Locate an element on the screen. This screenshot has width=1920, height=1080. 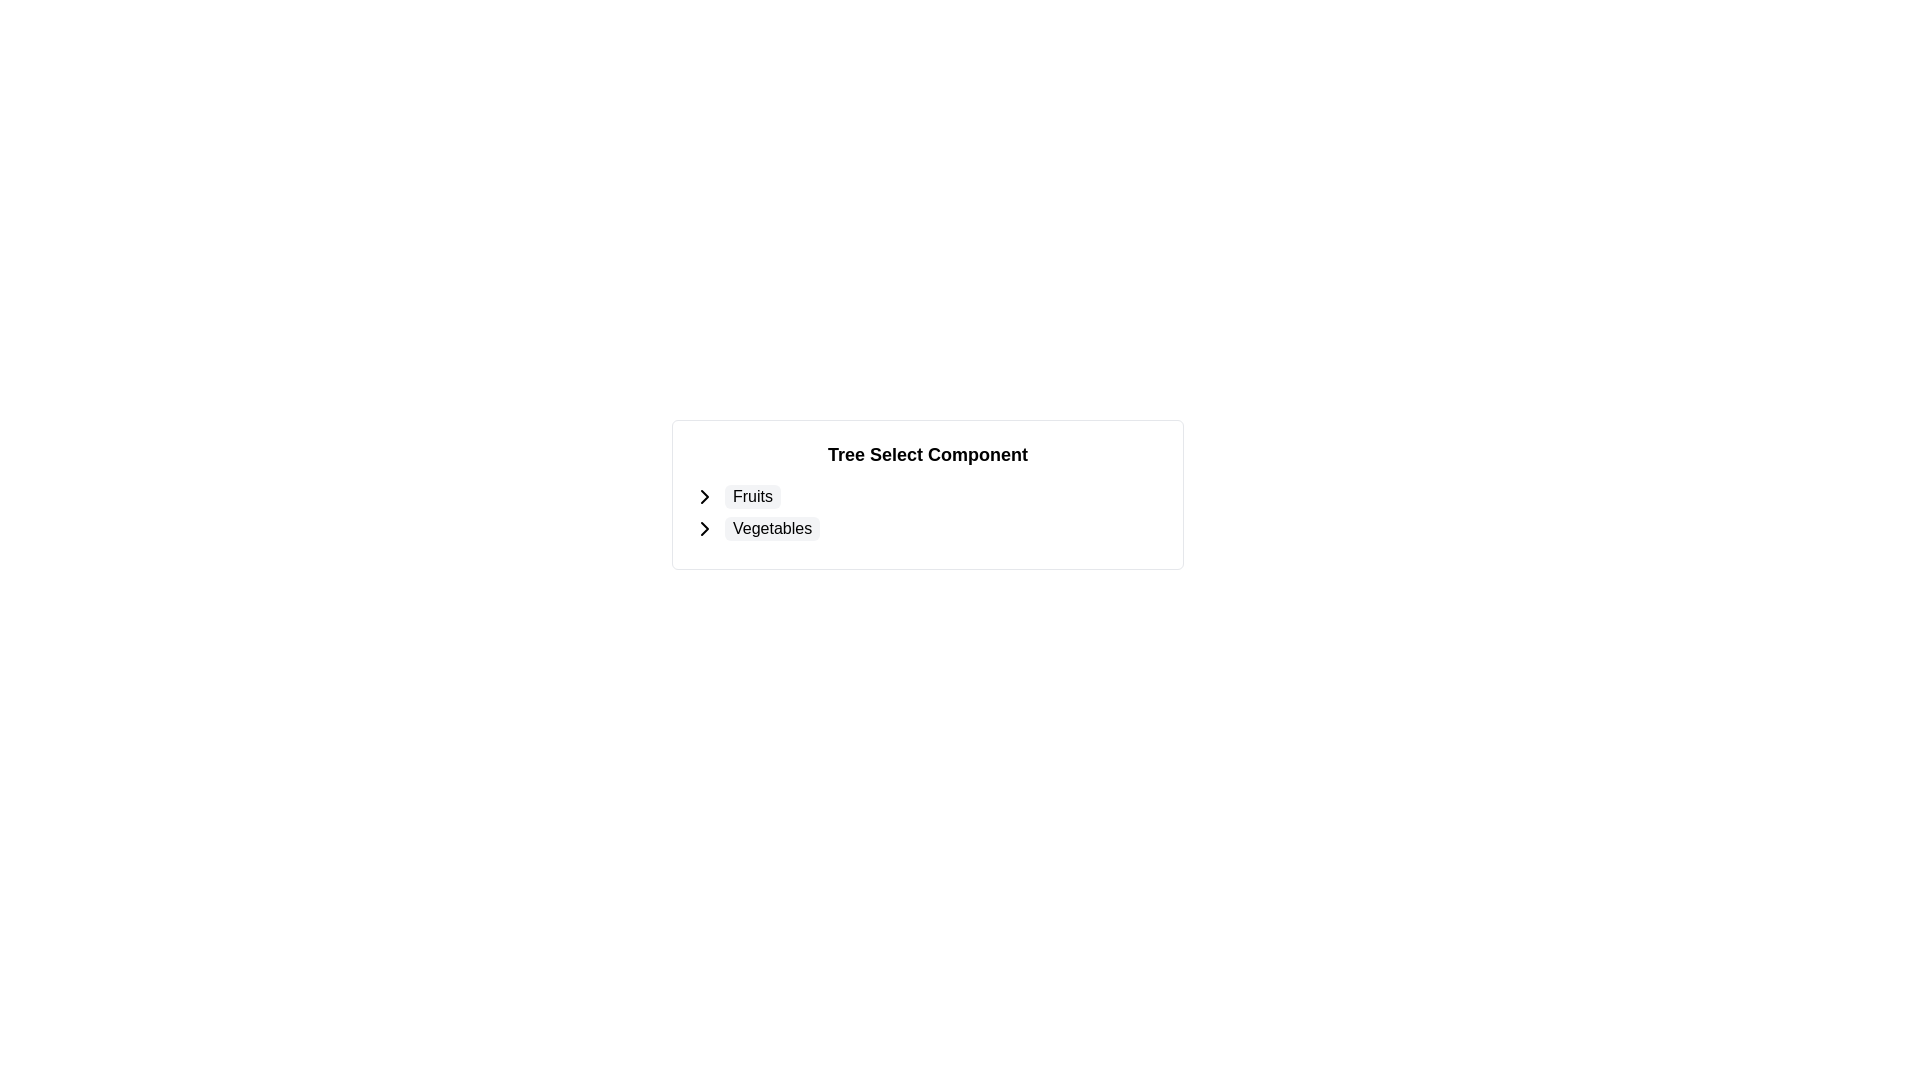
the chevron button located to the immediate left of the text 'Vegetables' is located at coordinates (705, 527).